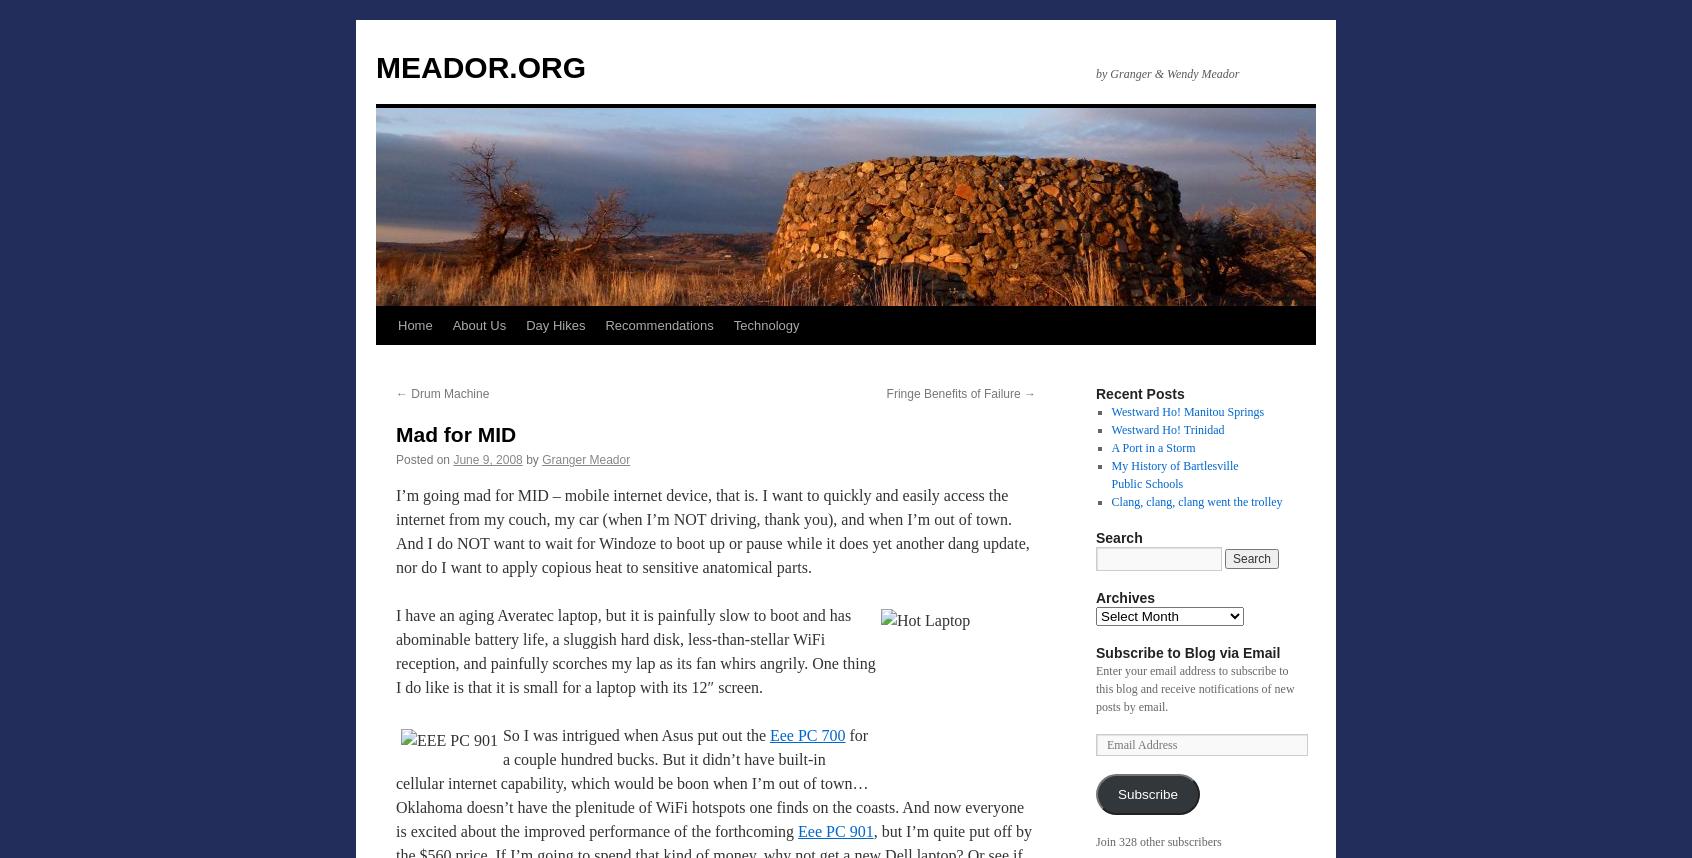  Describe the element at coordinates (1096, 392) in the screenshot. I see `'Recent Posts'` at that location.